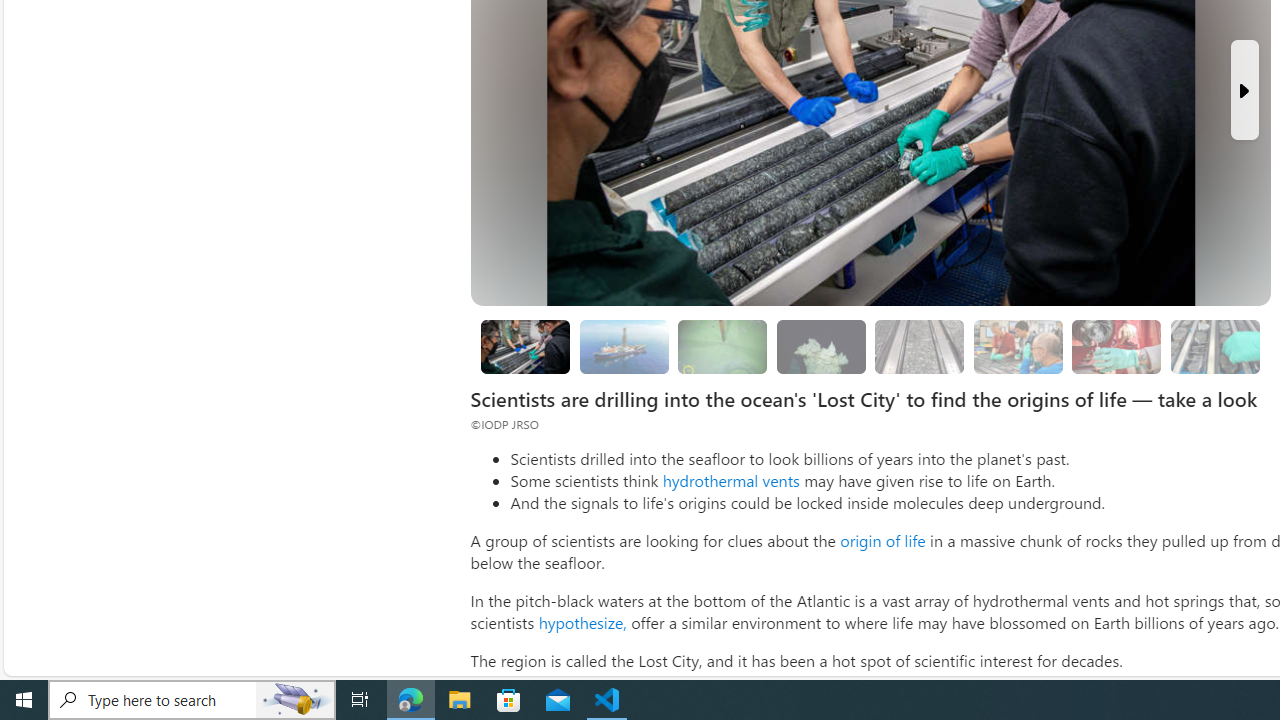  Describe the element at coordinates (1243, 90) in the screenshot. I see `'Next Slide'` at that location.